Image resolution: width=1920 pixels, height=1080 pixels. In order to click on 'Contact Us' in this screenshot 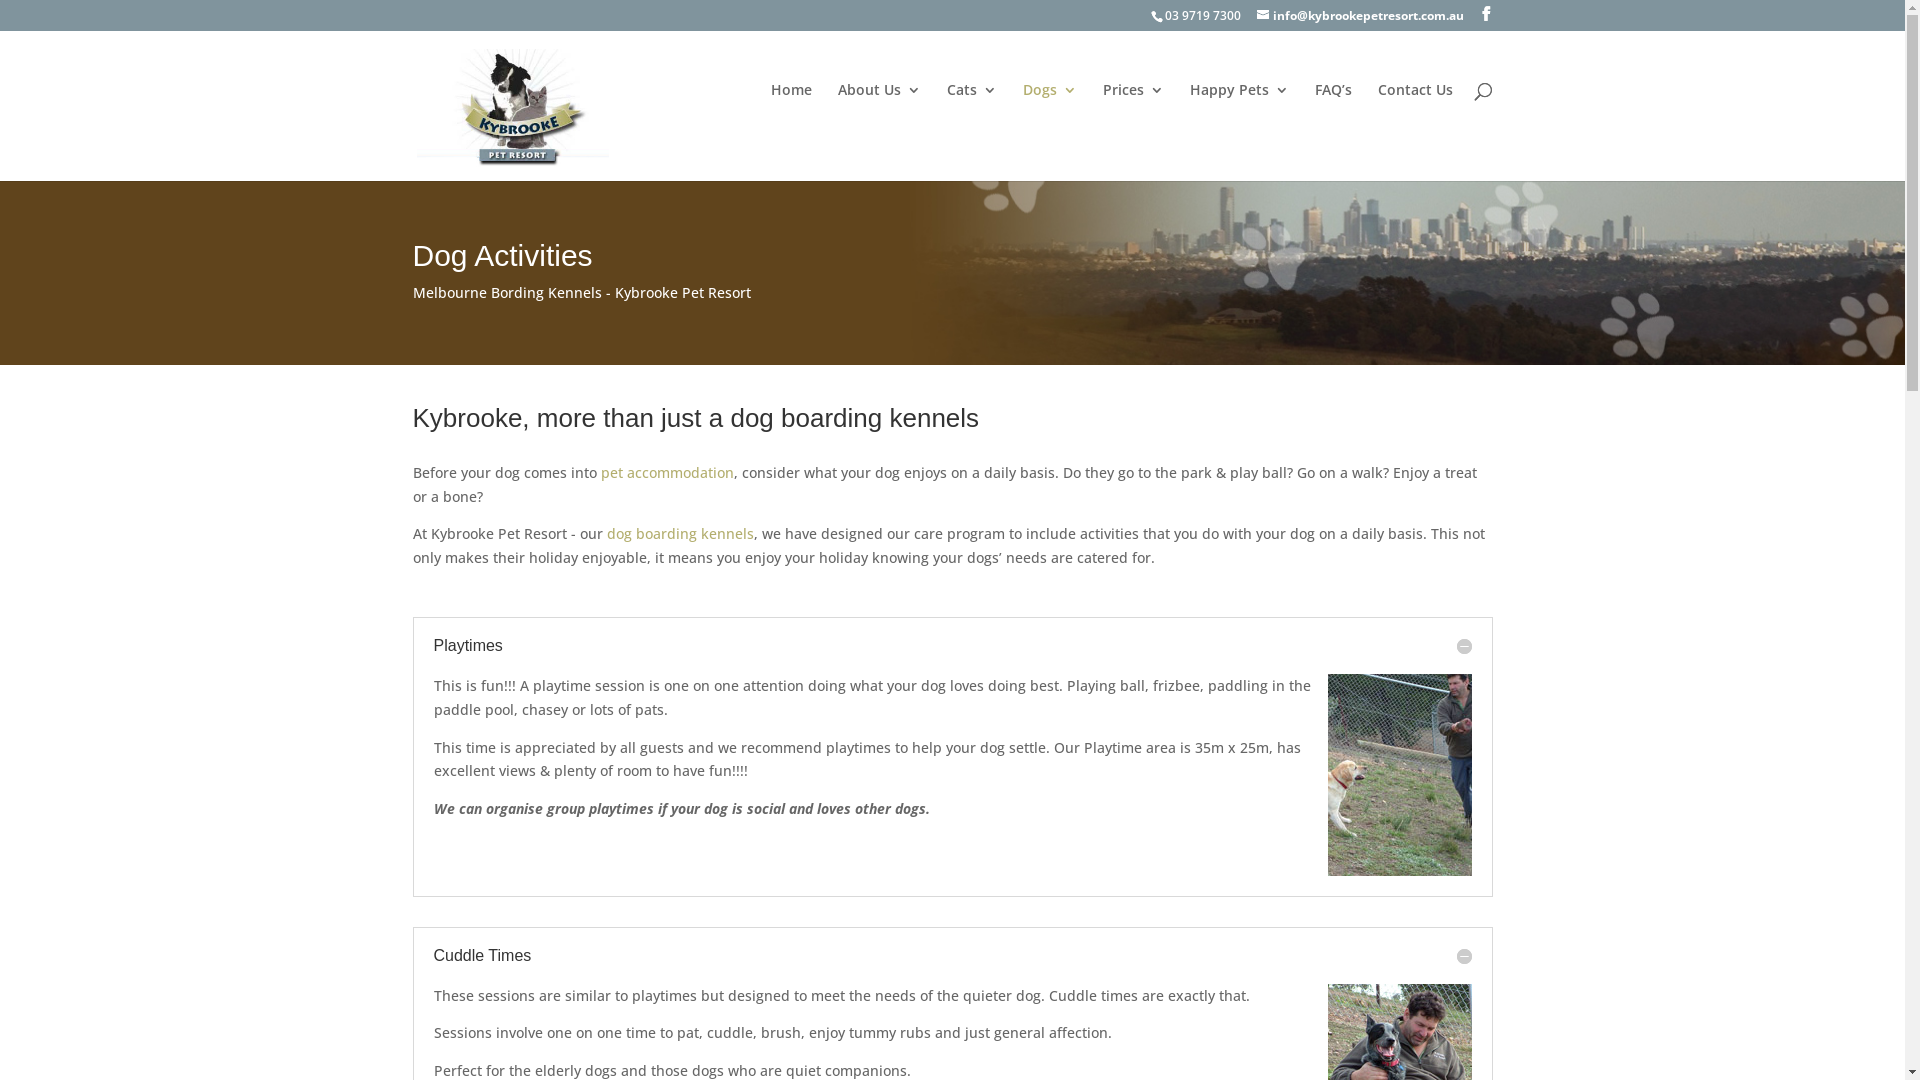, I will do `click(1414, 115)`.